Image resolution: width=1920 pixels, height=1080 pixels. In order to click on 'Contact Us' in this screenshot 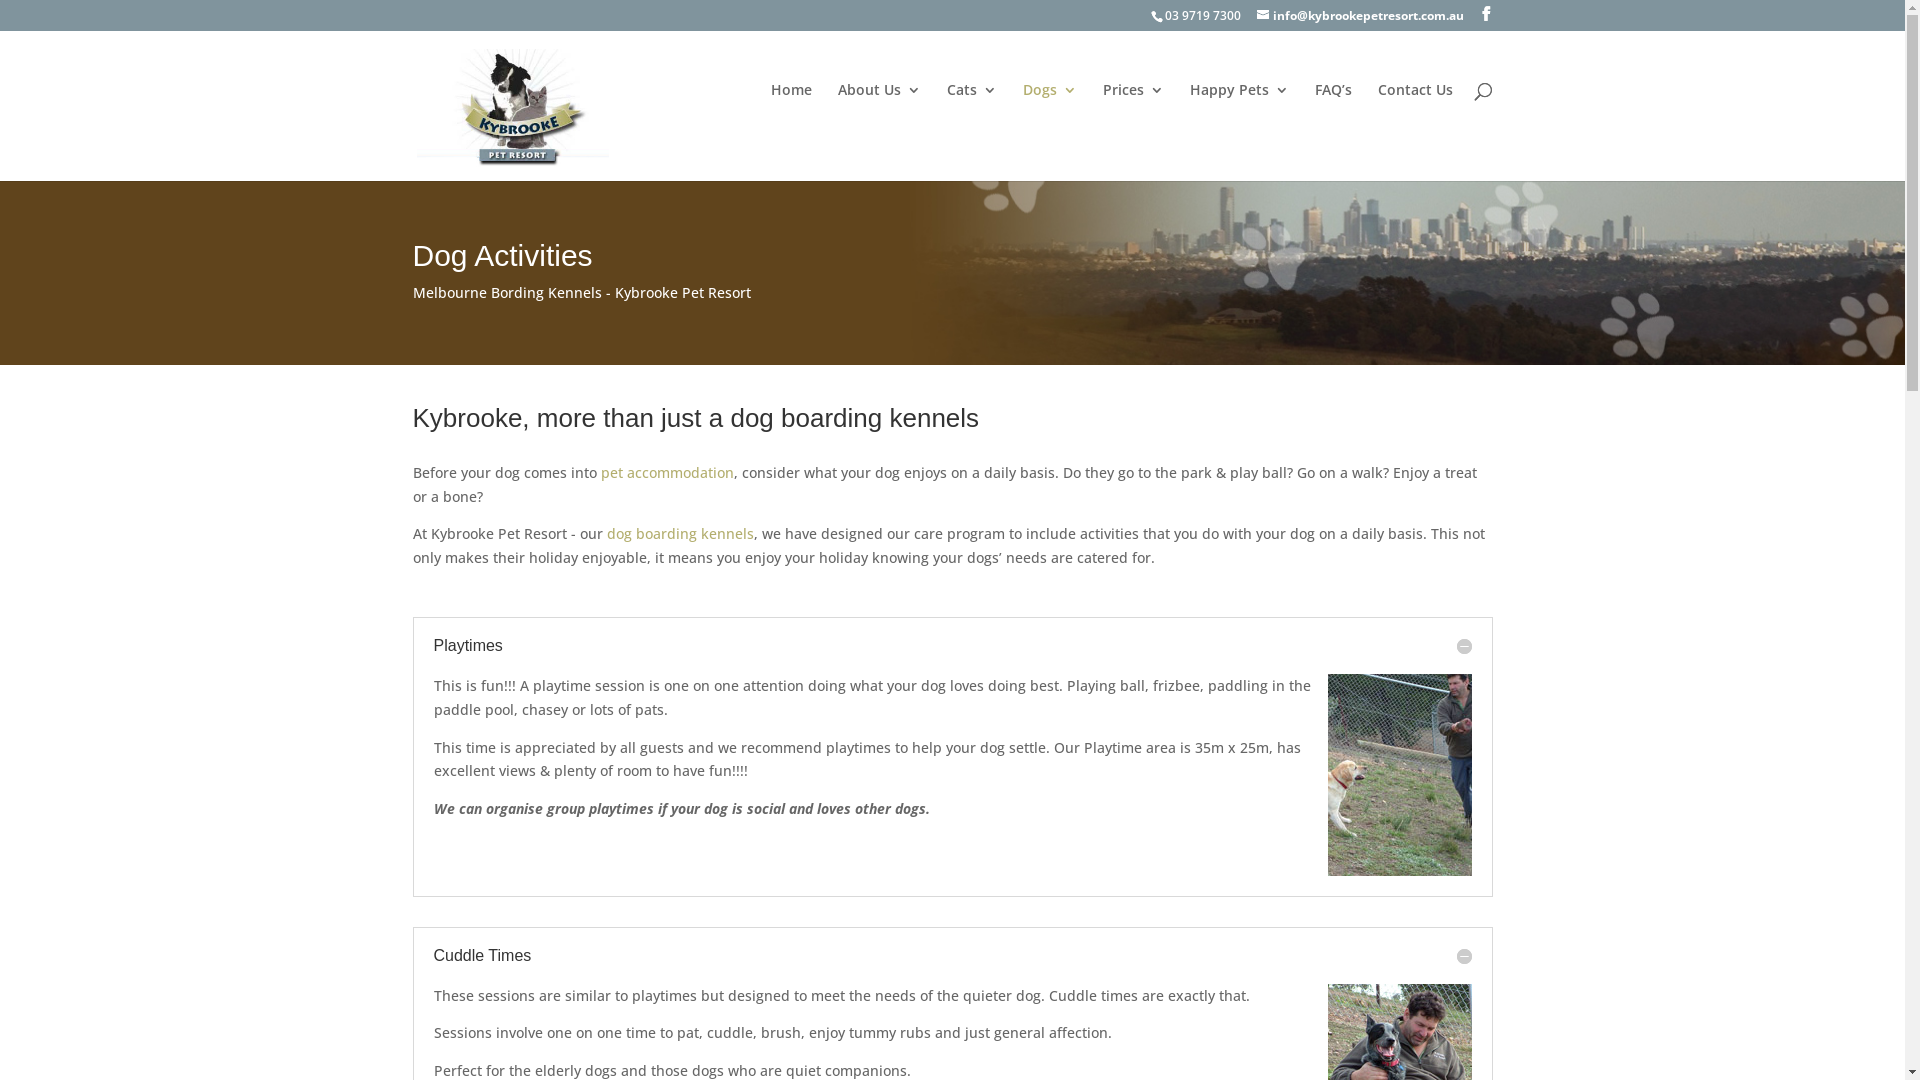, I will do `click(1414, 115)`.